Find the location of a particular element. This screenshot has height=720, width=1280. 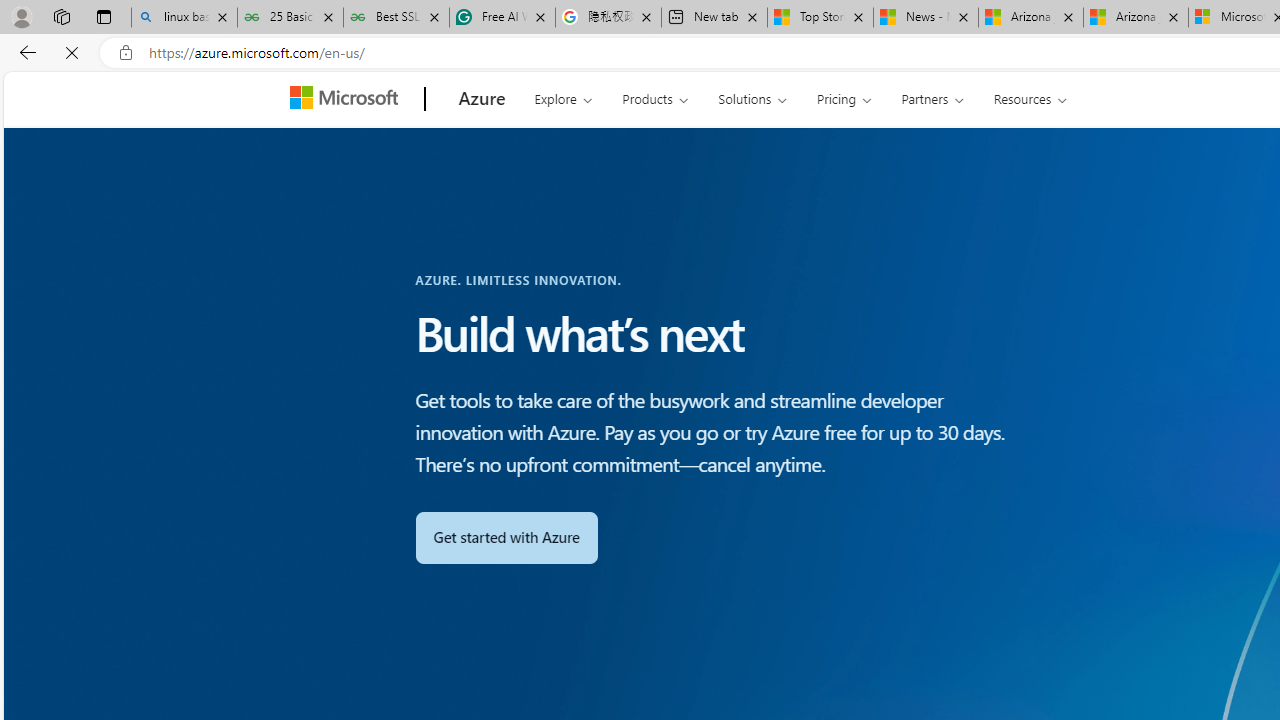

'Azure' is located at coordinates (481, 99).